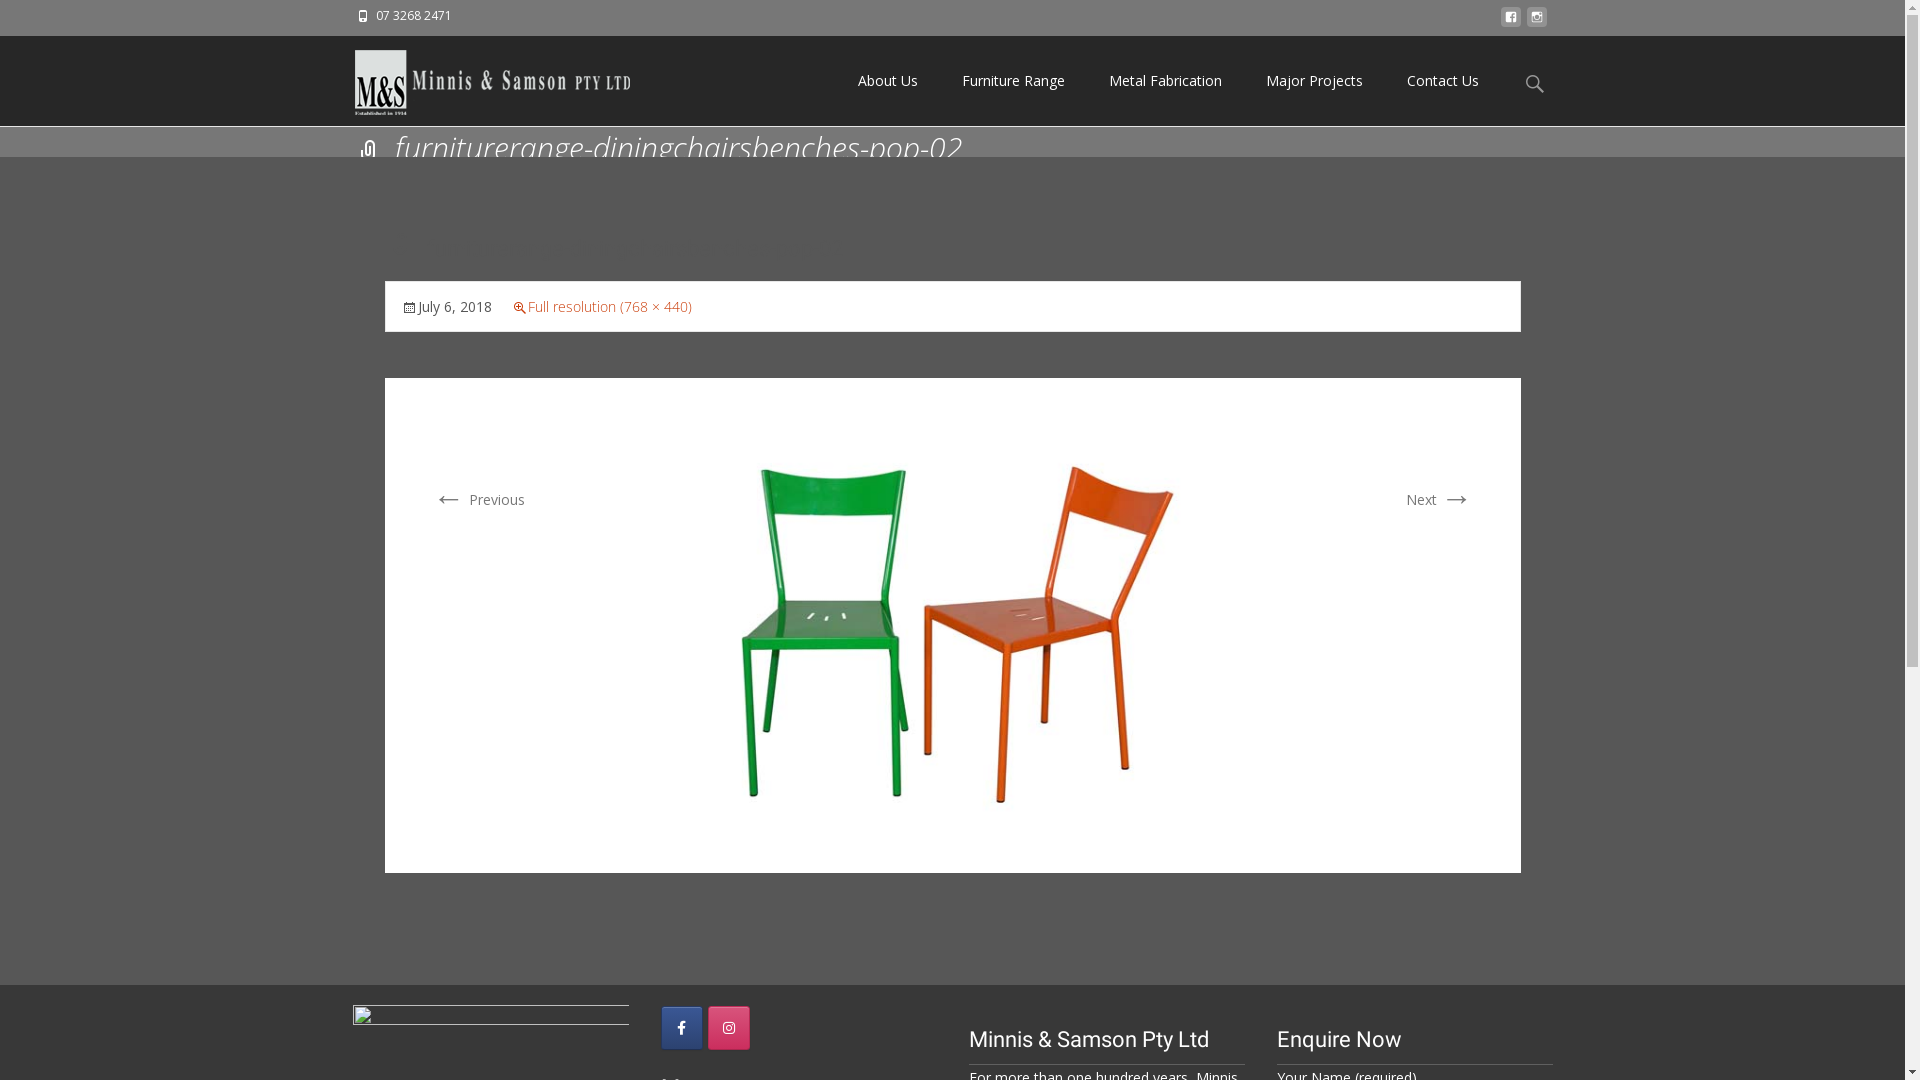  What do you see at coordinates (728, 1028) in the screenshot?
I see `'Minnis & Samson Pty Ltd on Instagram'` at bounding box center [728, 1028].